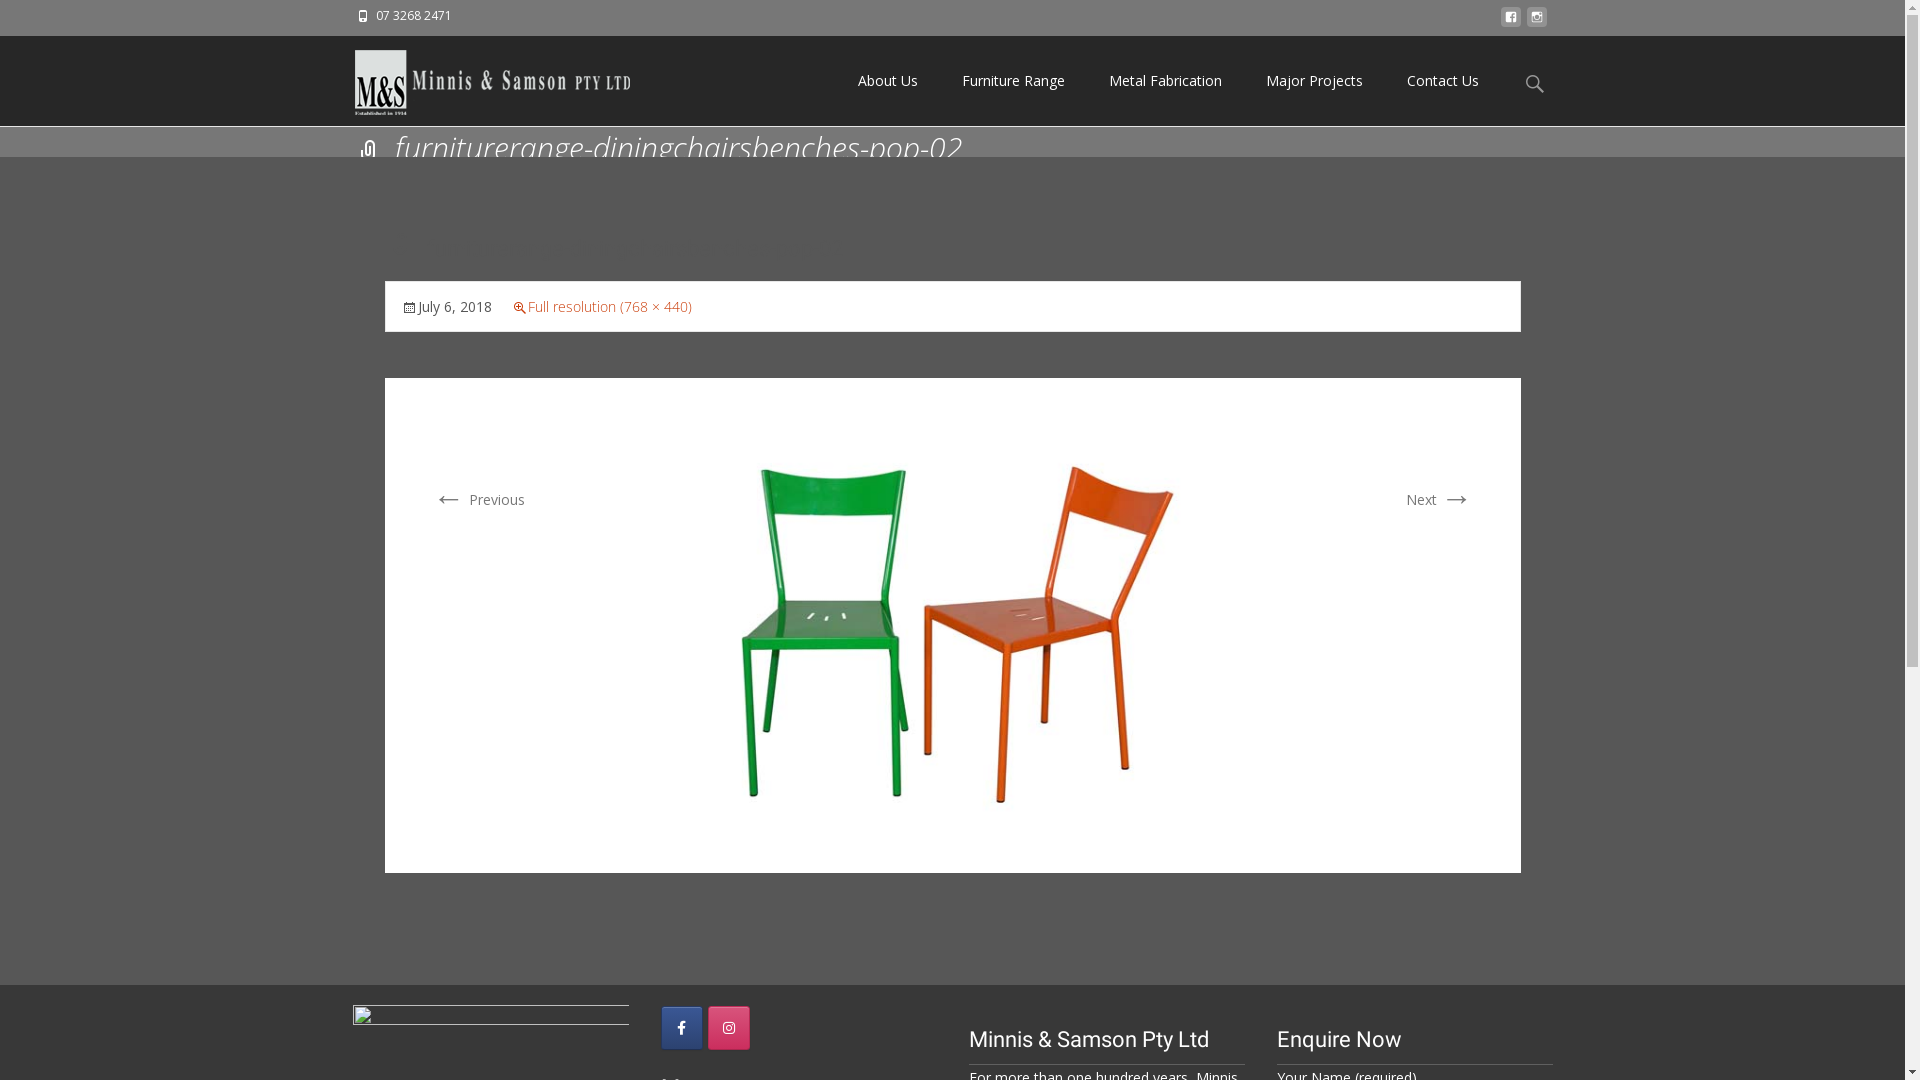  What do you see at coordinates (728, 1028) in the screenshot?
I see `'Minnis & Samson Pty Ltd on Instagram'` at bounding box center [728, 1028].